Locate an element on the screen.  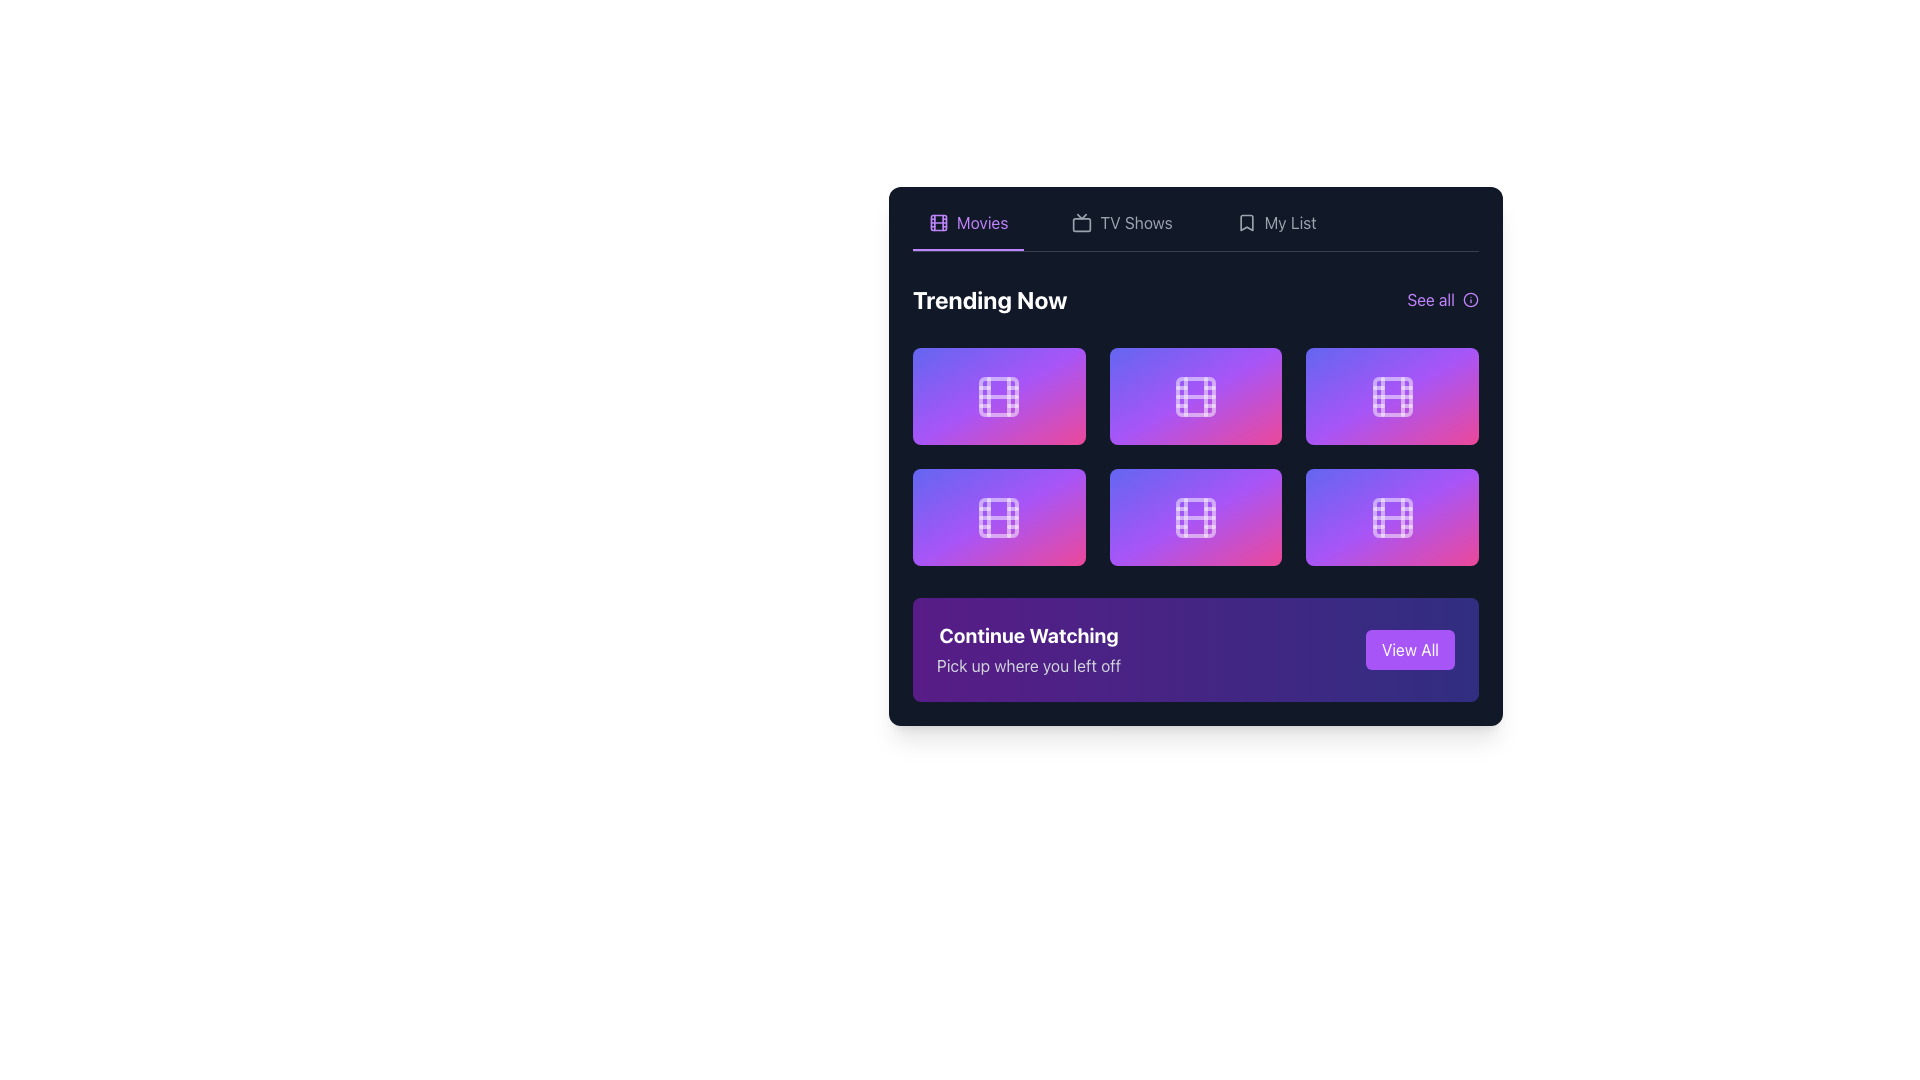
the vibrant gradient UI card component with a film reel icon in the 'Trending Now' section is located at coordinates (1195, 516).